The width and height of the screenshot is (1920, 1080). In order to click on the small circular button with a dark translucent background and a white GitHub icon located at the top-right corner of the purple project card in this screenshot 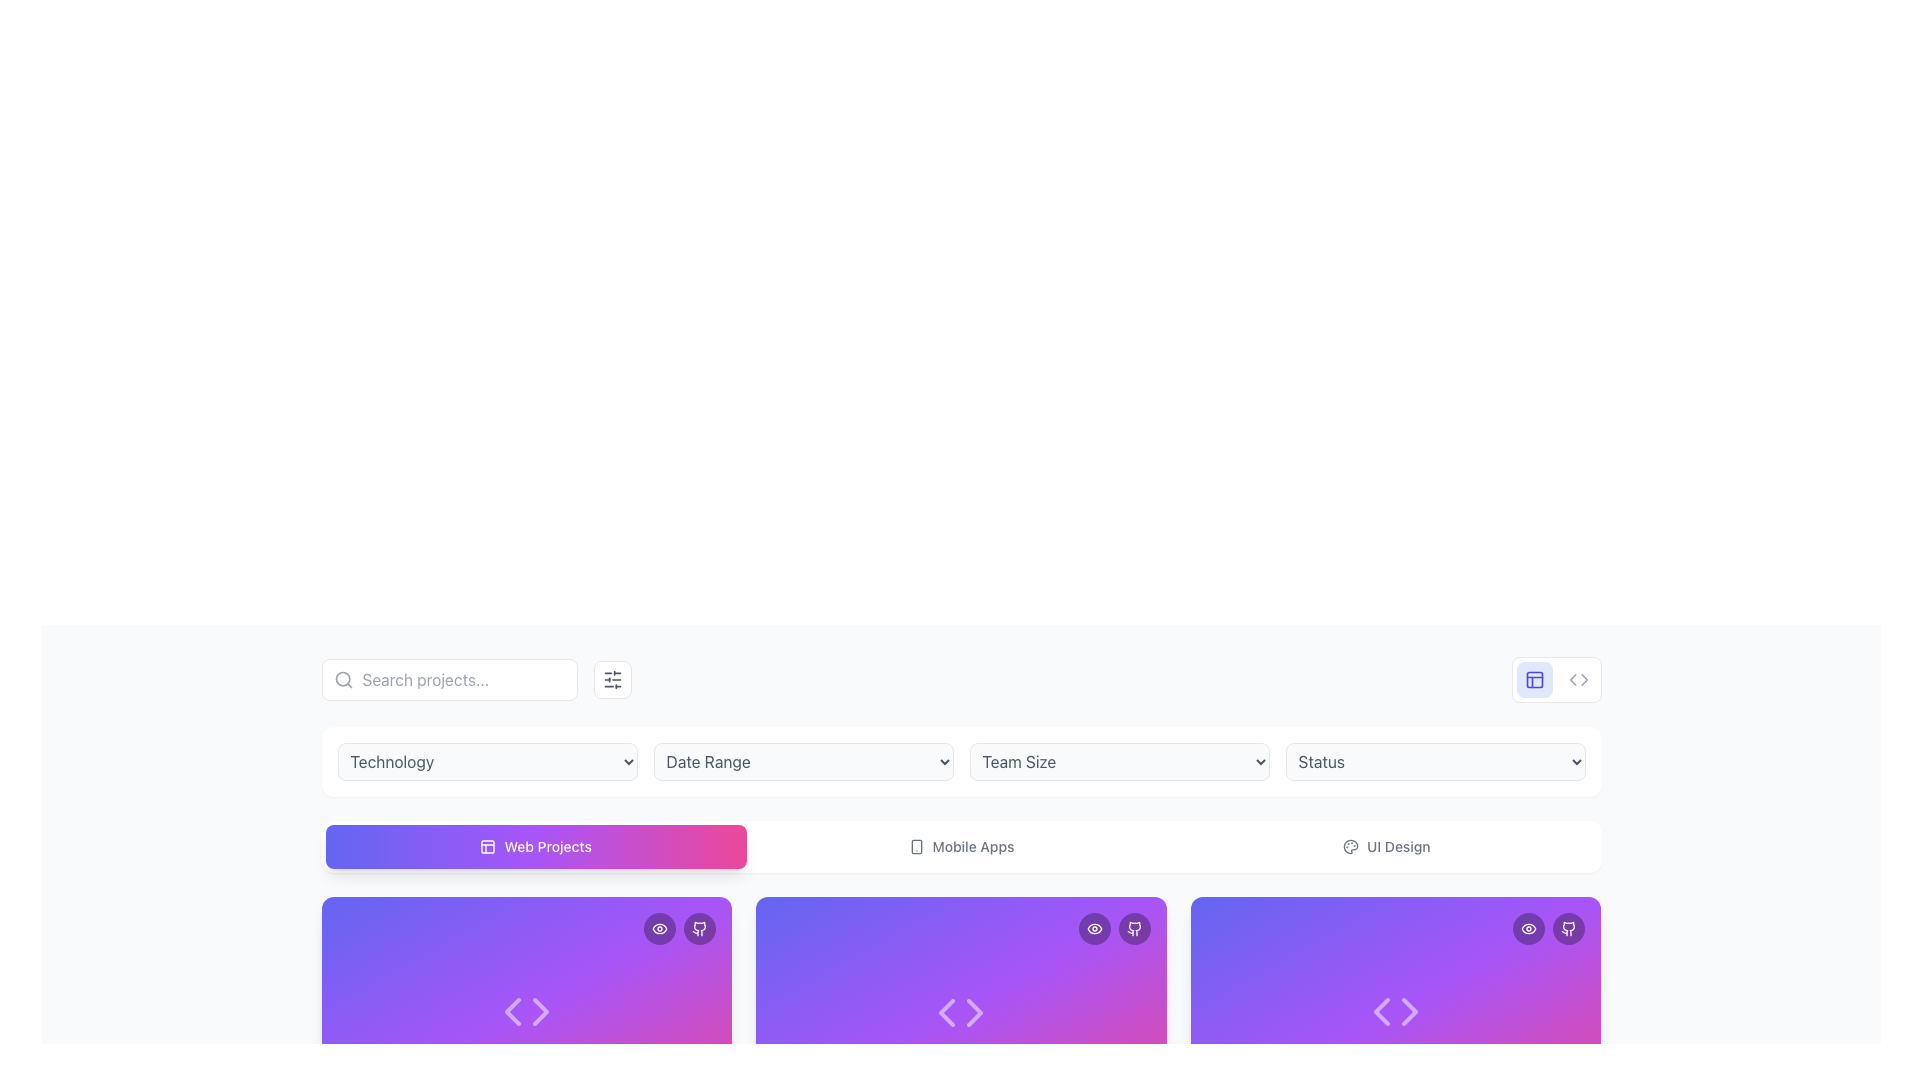, I will do `click(1568, 929)`.